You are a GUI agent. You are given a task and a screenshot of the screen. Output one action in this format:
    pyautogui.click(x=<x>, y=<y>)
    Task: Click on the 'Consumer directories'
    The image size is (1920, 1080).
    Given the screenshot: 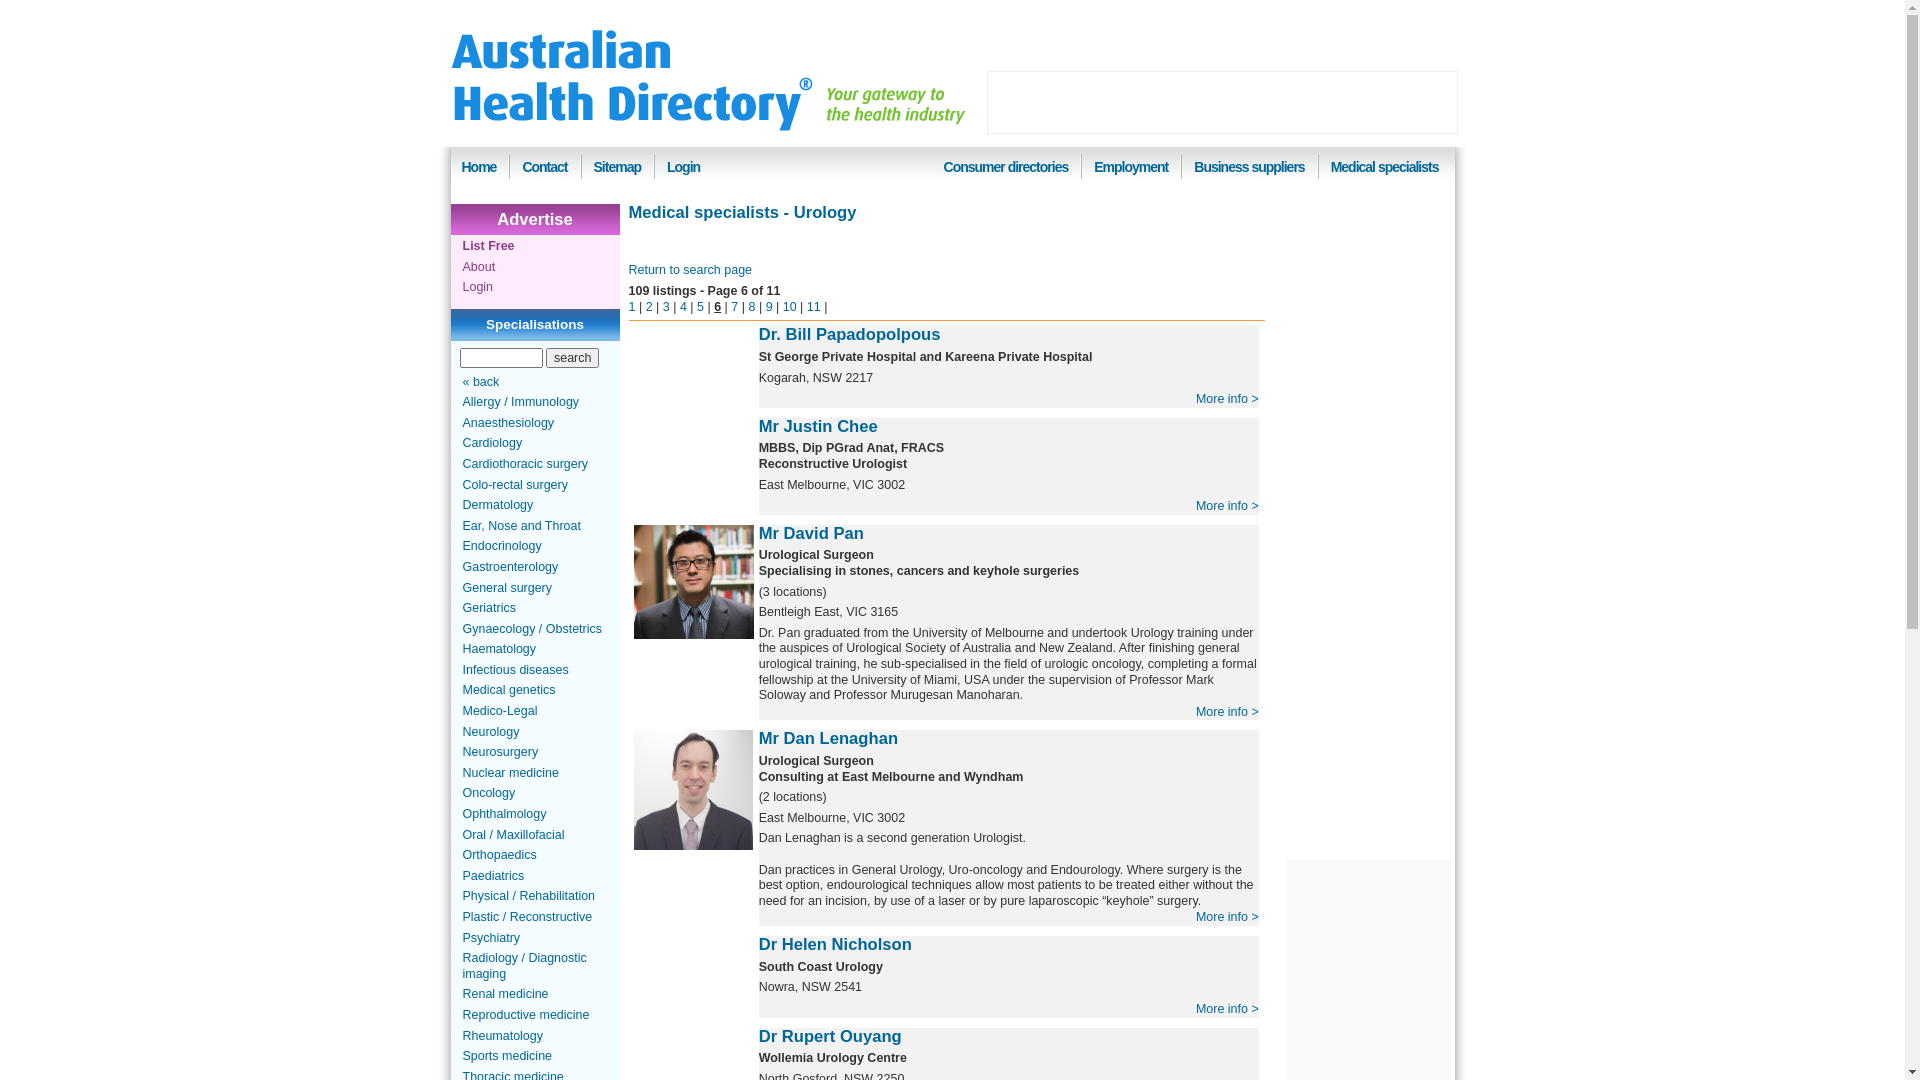 What is the action you would take?
    pyautogui.click(x=1006, y=165)
    